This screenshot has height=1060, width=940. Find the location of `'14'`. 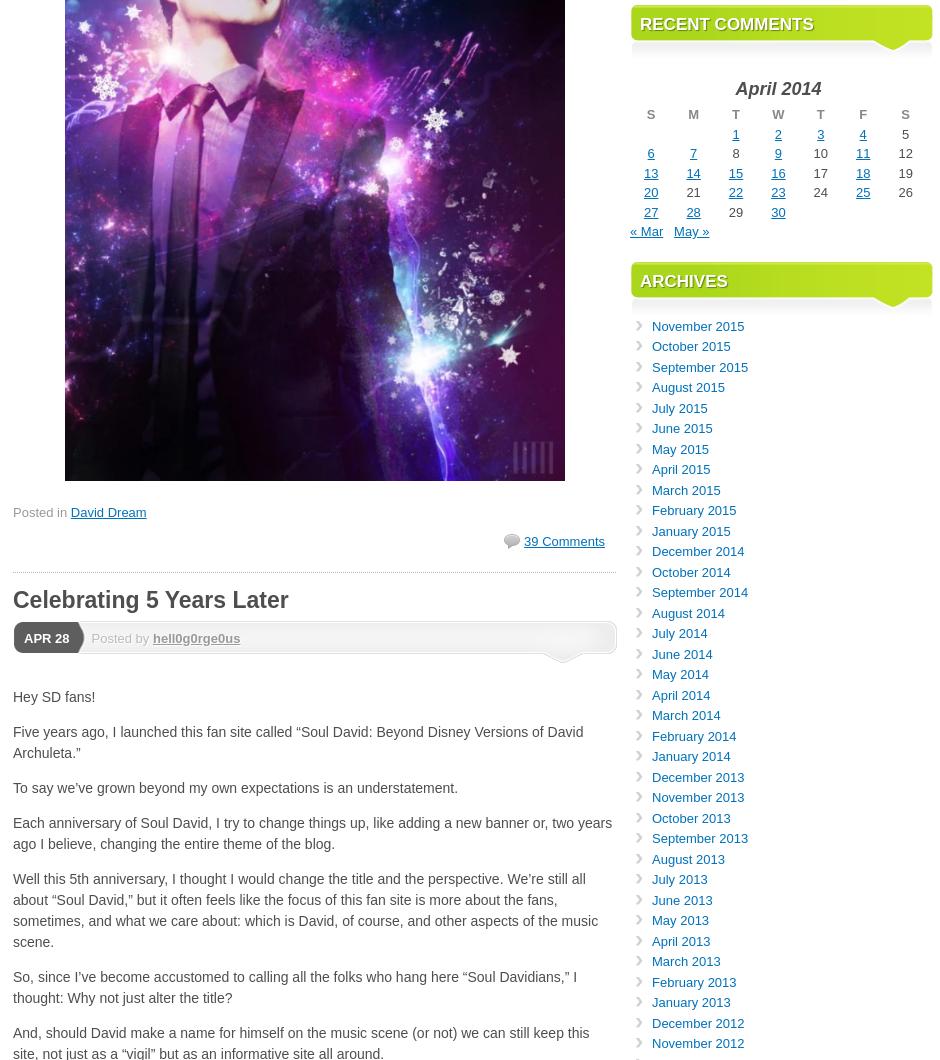

'14' is located at coordinates (691, 171).